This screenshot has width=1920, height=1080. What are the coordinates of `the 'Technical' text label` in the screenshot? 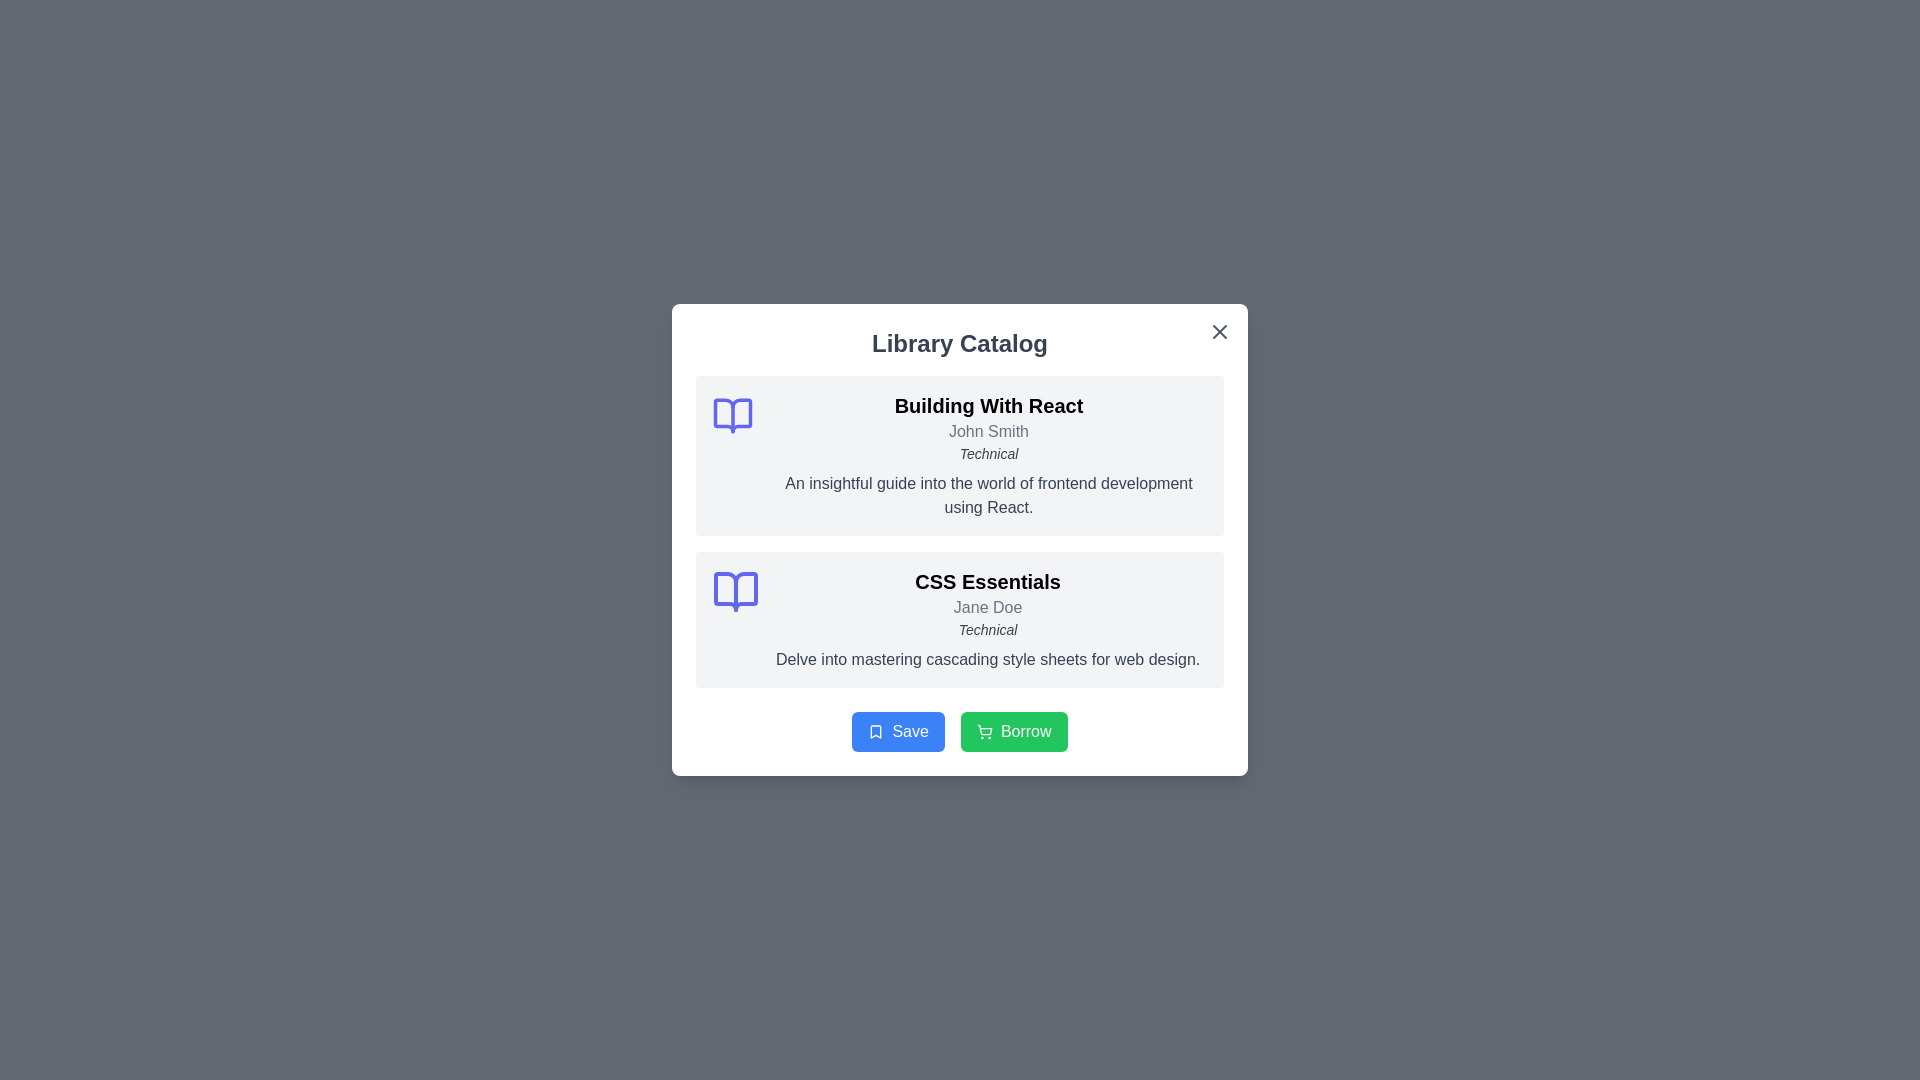 It's located at (988, 628).